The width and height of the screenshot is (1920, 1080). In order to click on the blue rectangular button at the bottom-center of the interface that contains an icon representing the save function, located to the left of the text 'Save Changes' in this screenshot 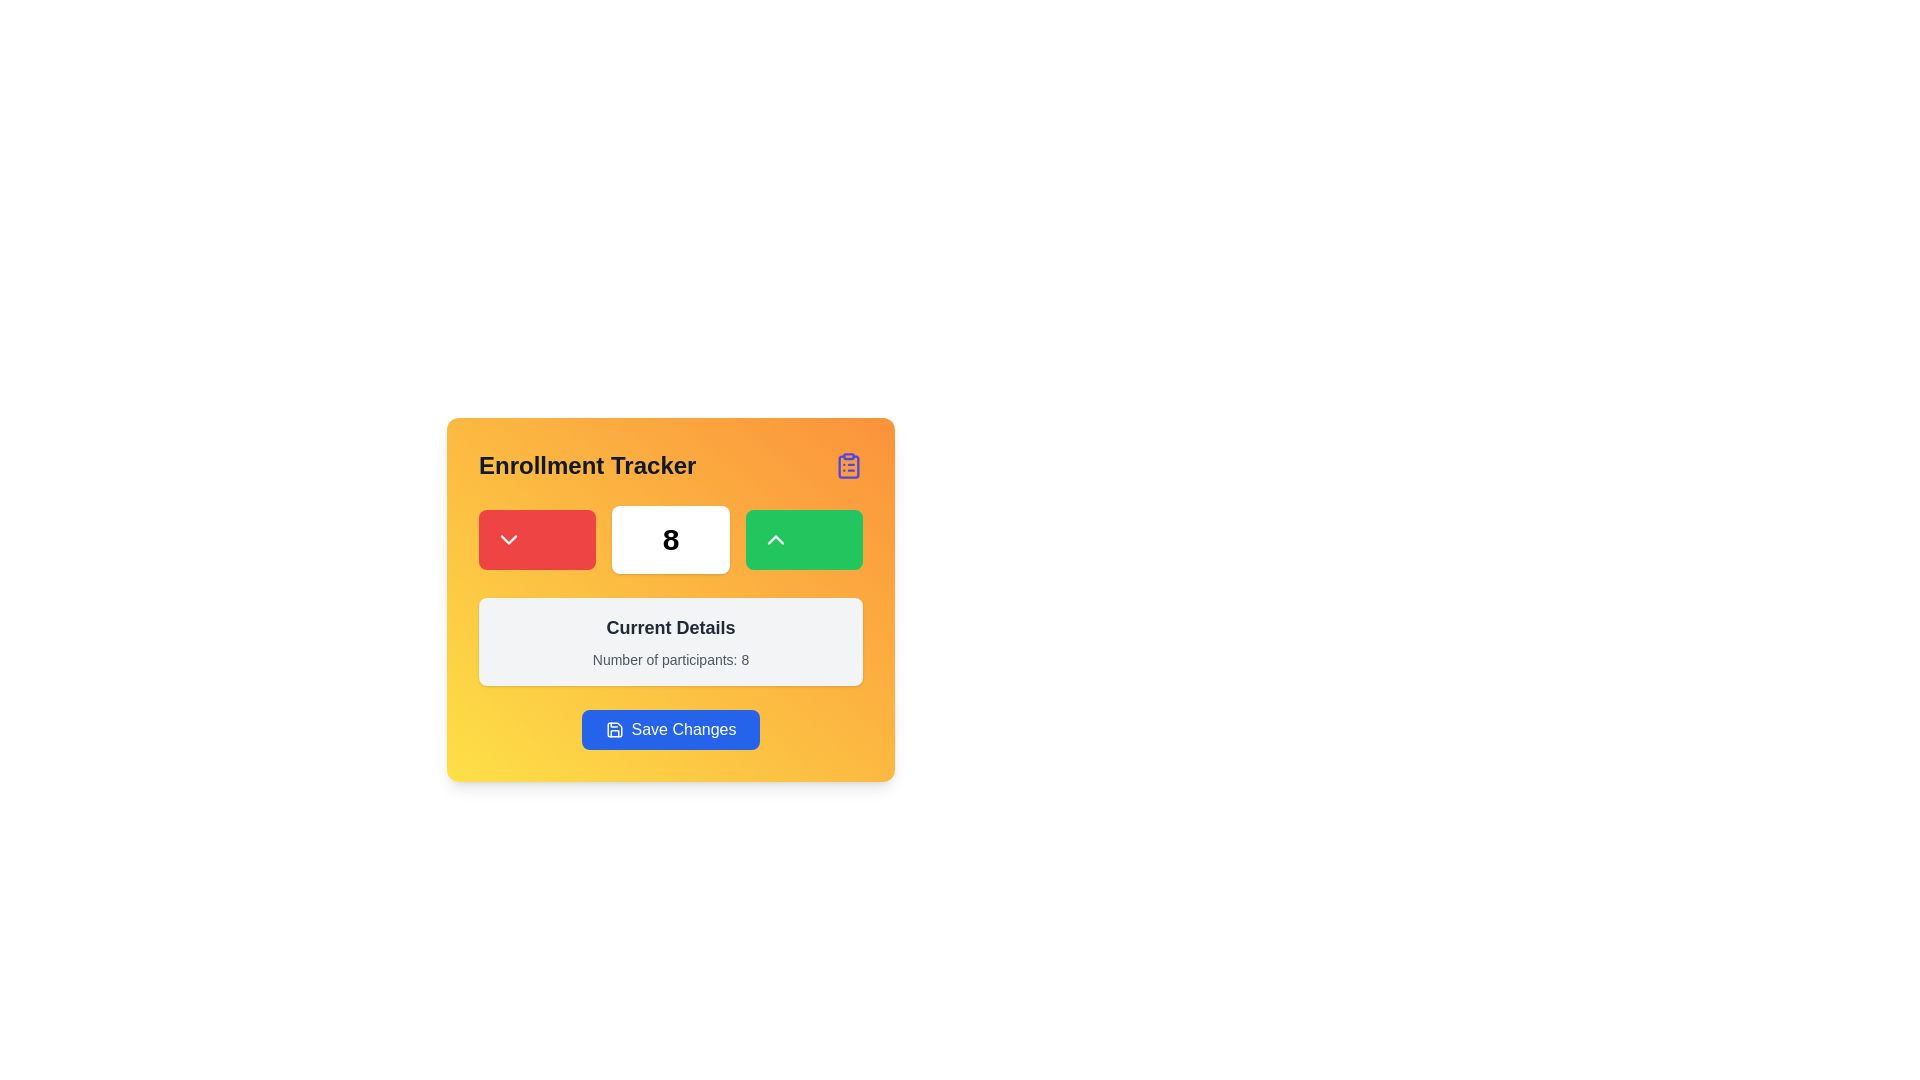, I will do `click(613, 729)`.